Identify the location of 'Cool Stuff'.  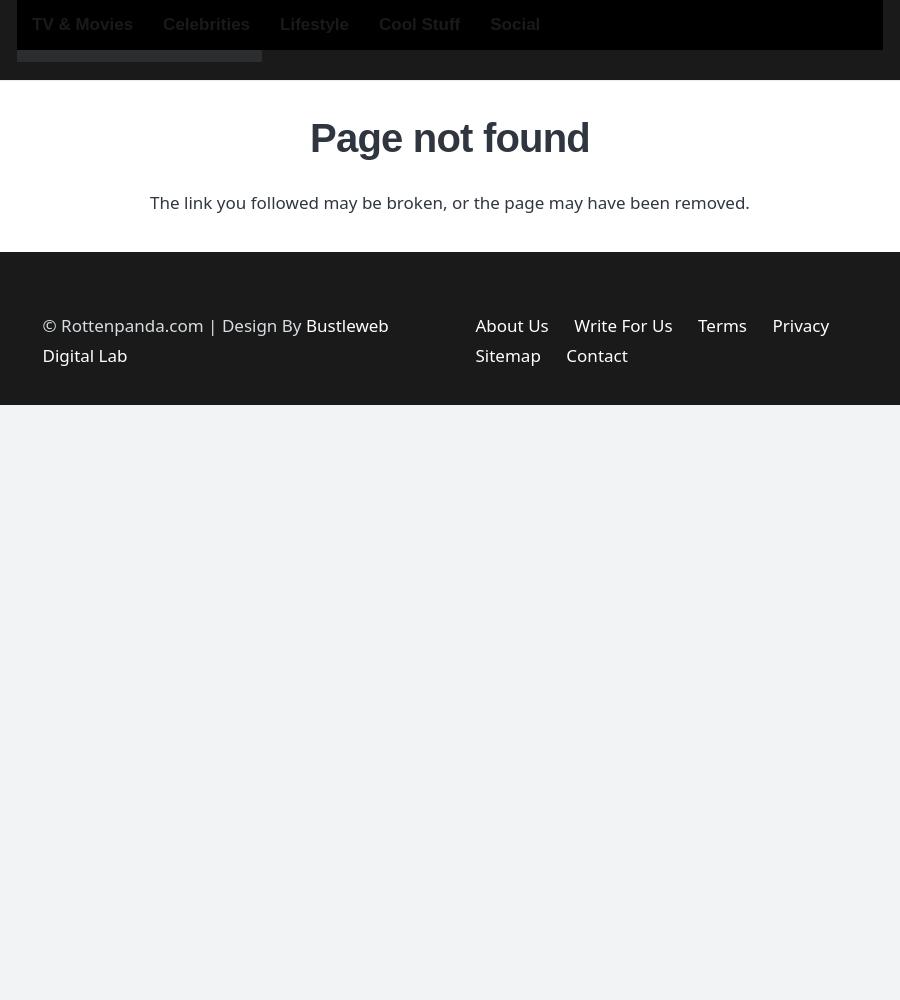
(419, 24).